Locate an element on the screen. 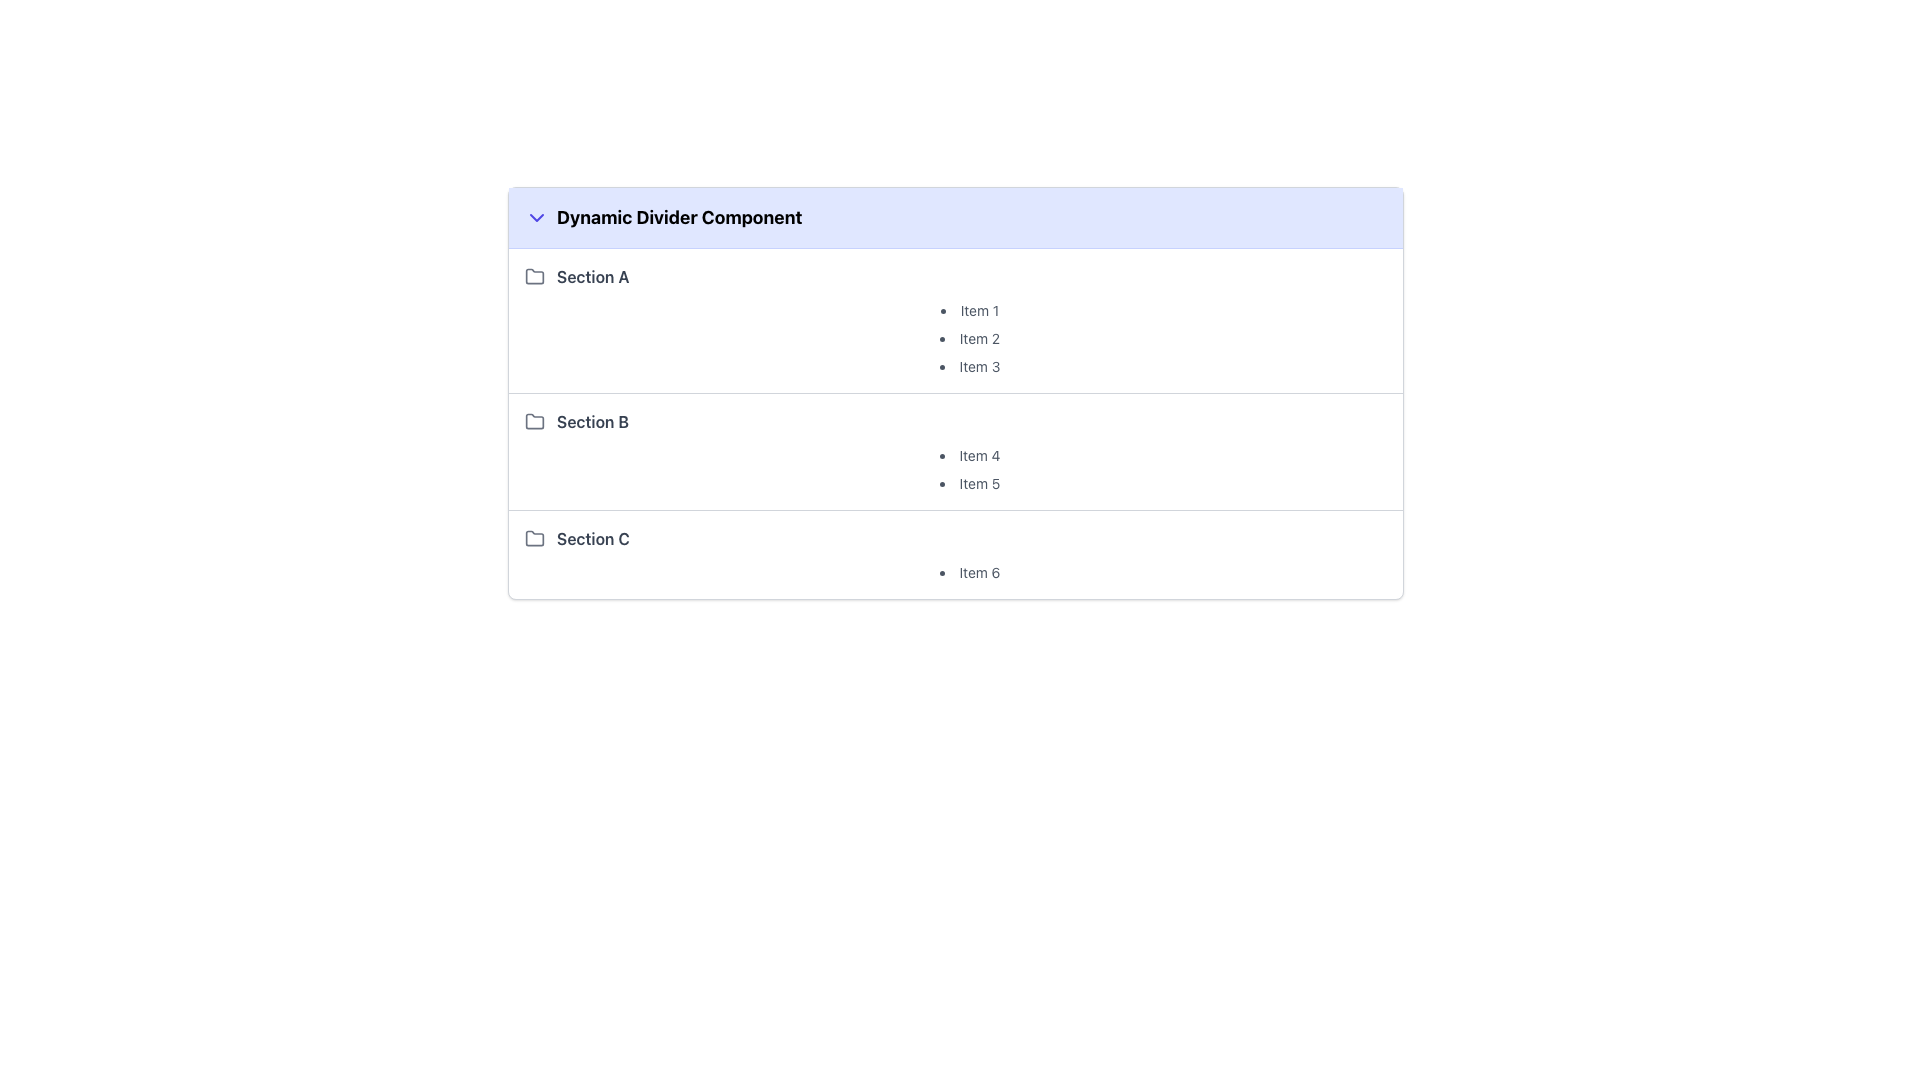 The image size is (1920, 1080). the first item in the list under 'Section A', which serves as a label or descriptor for further content is located at coordinates (969, 311).